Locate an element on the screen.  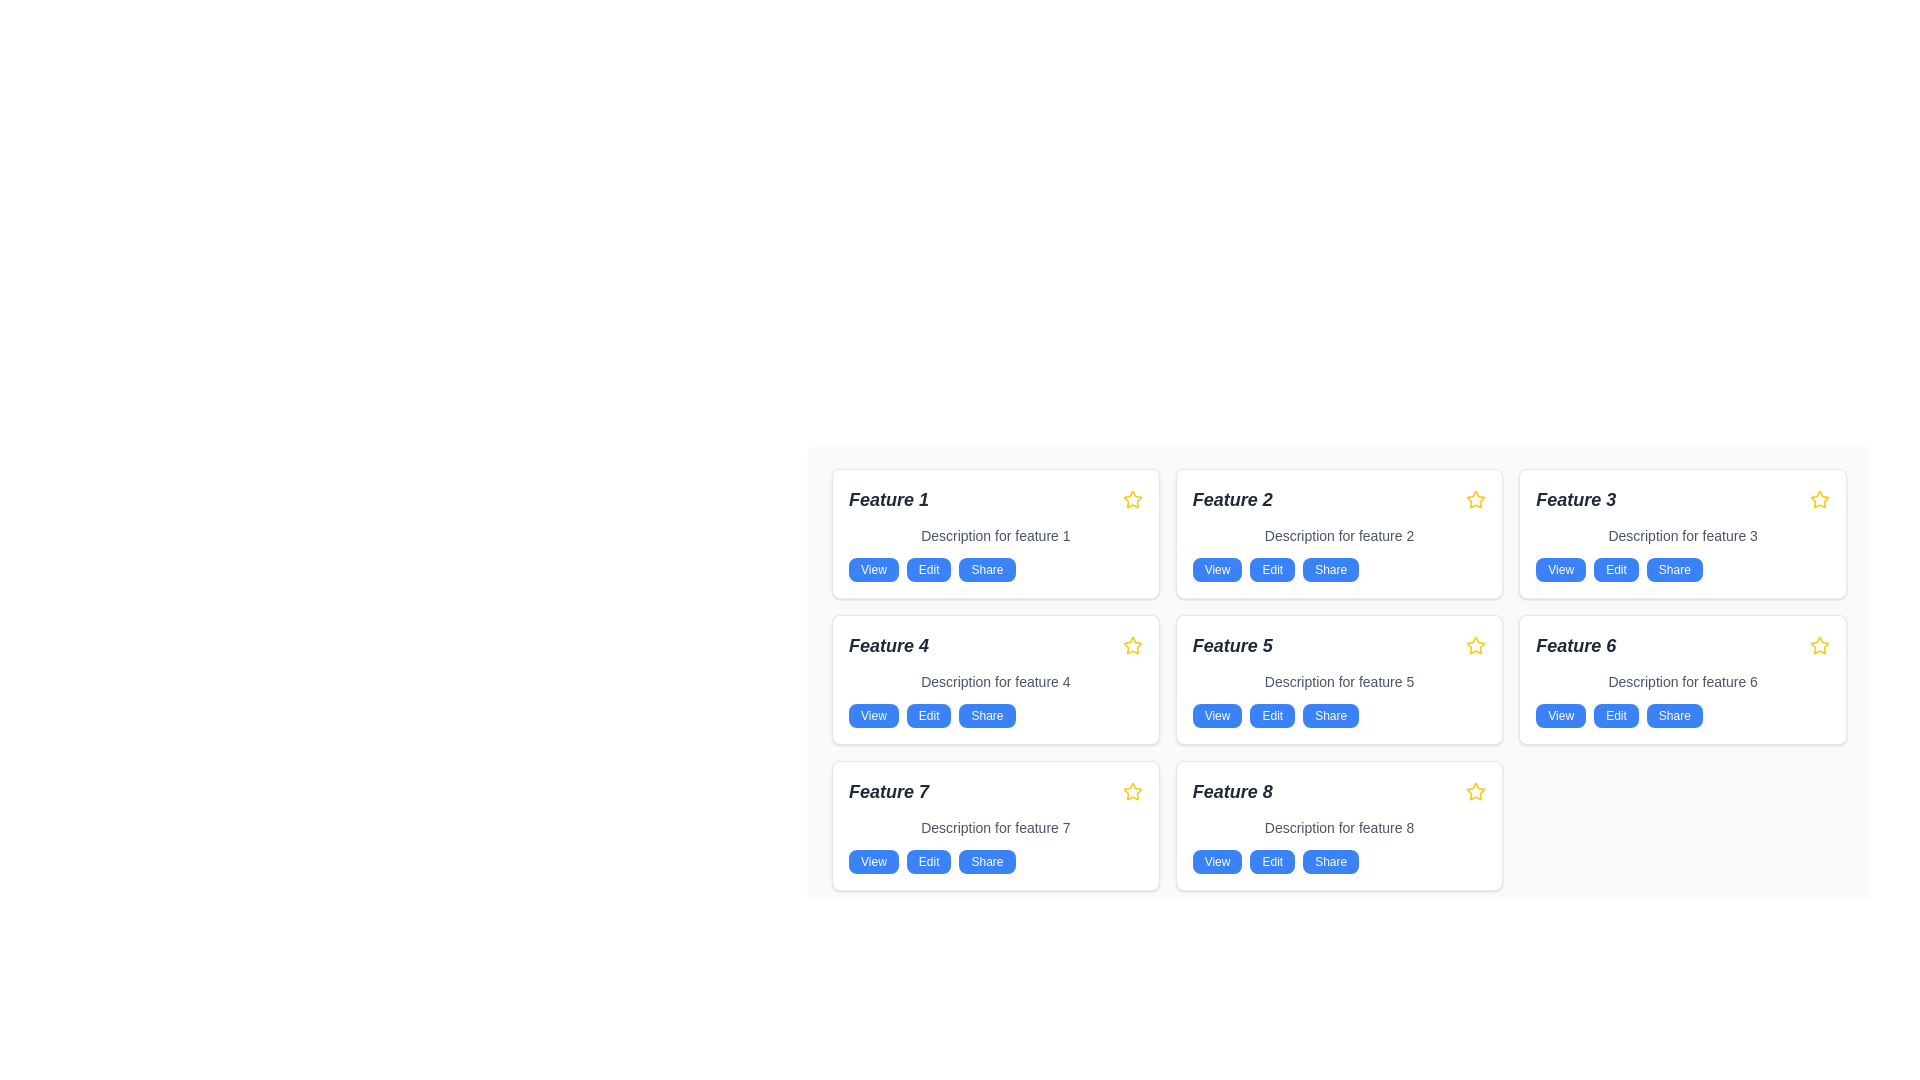
the 'Share' button in the Group of buttons labeled 'View', 'Edit', and 'Share' located at the bottom-right of the grid under the card labeled 'Feature 6' is located at coordinates (1682, 715).